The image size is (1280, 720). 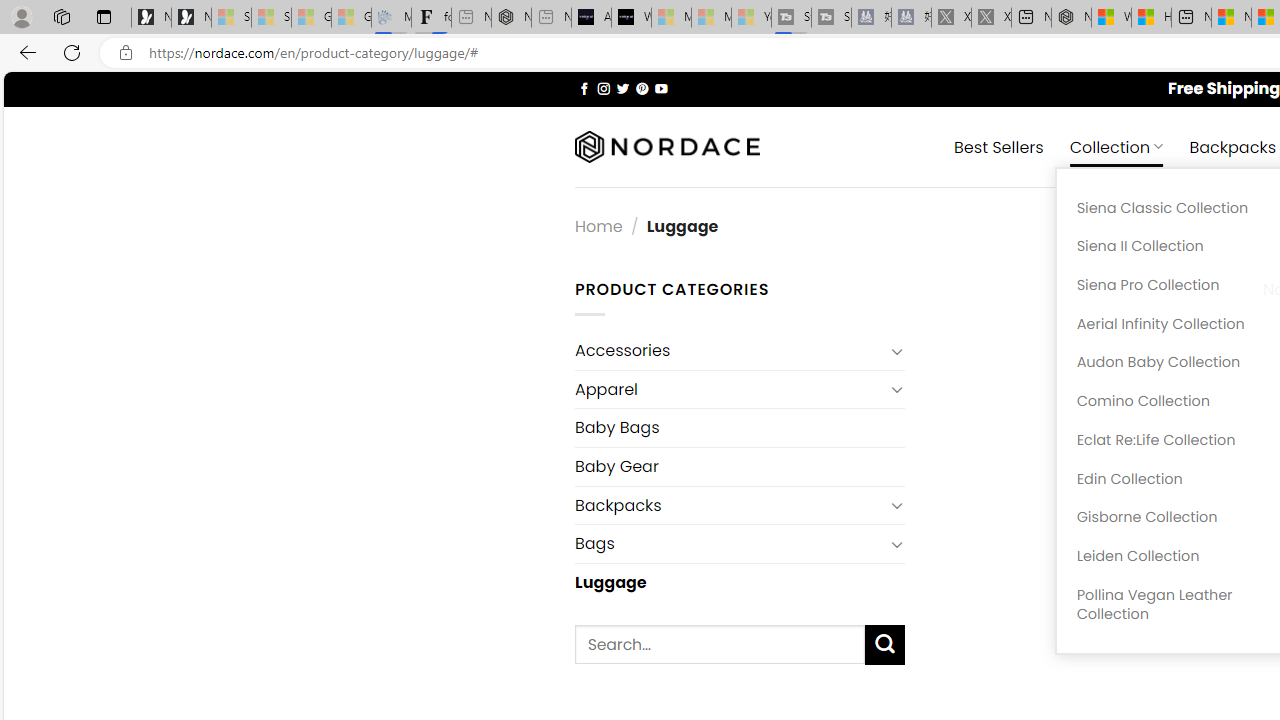 What do you see at coordinates (999, 145) in the screenshot?
I see `' Best Sellers'` at bounding box center [999, 145].